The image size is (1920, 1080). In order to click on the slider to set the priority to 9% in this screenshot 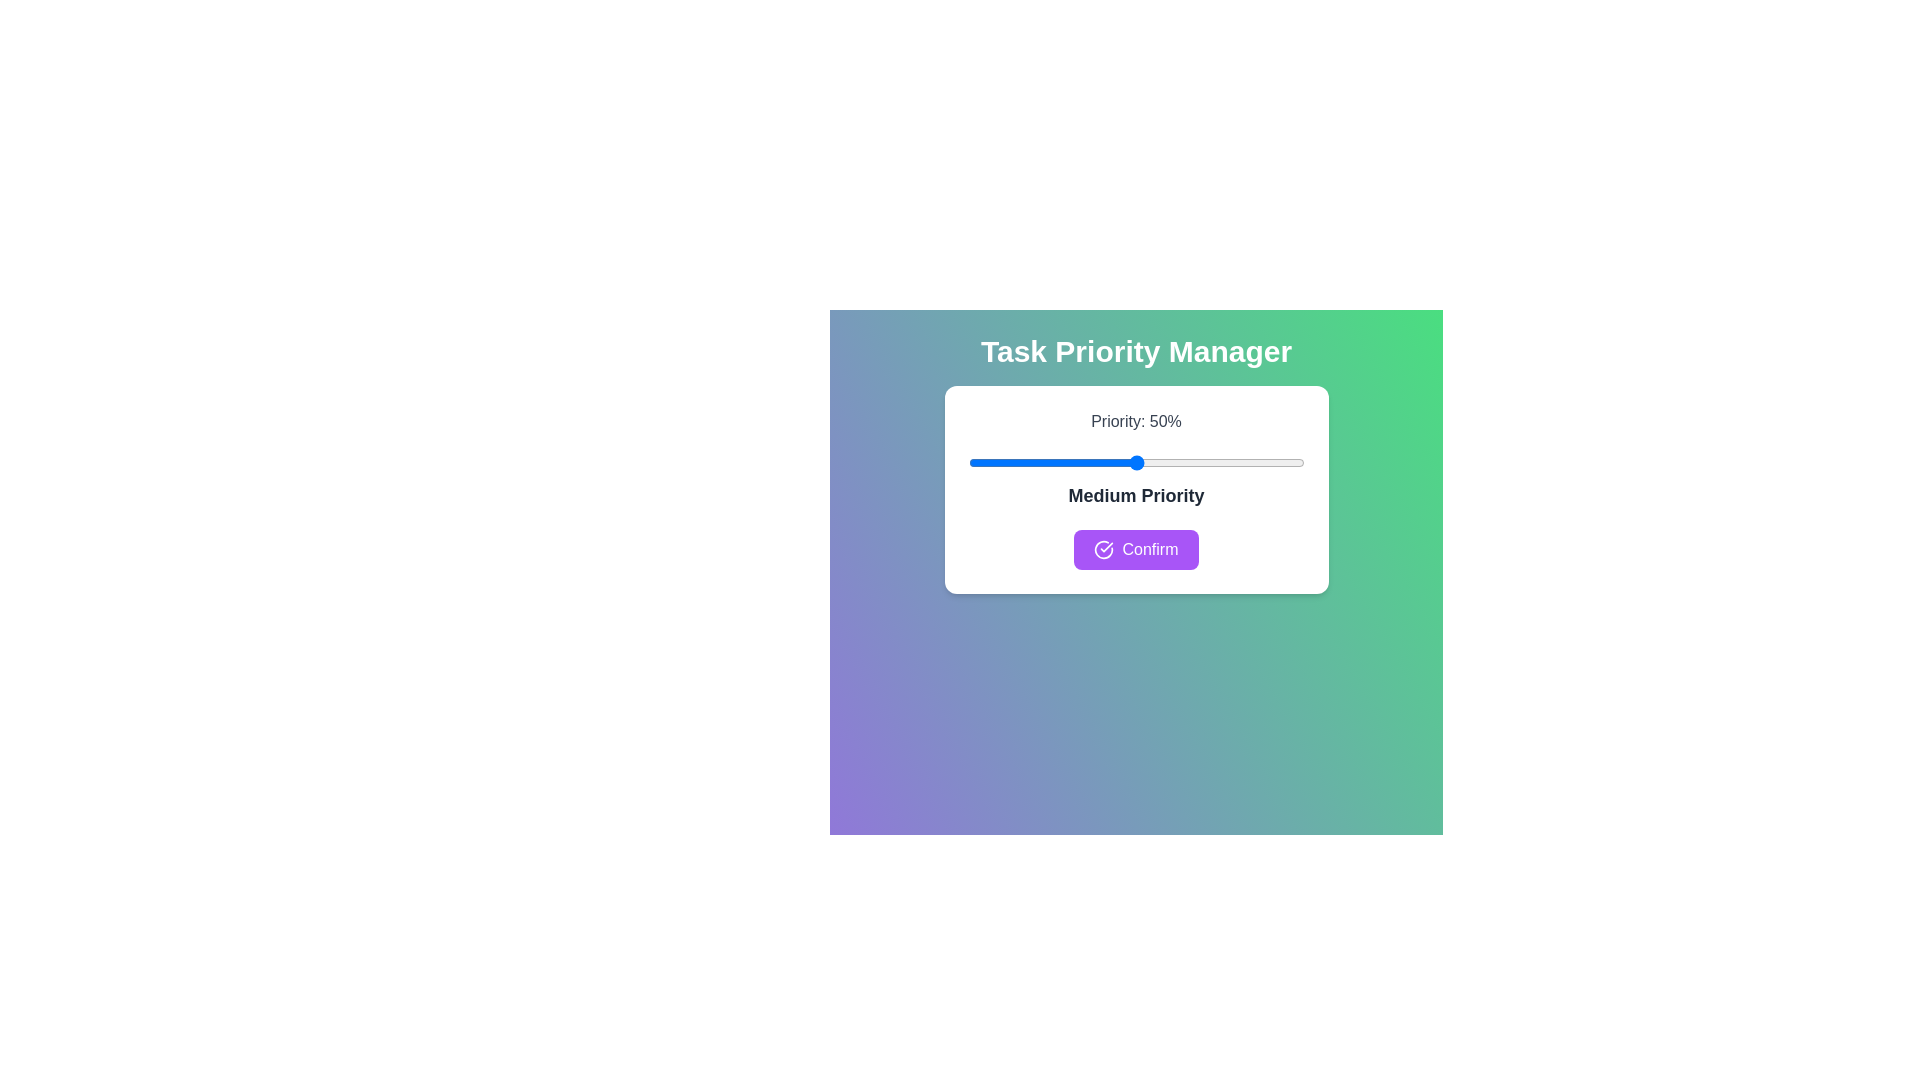, I will do `click(998, 462)`.